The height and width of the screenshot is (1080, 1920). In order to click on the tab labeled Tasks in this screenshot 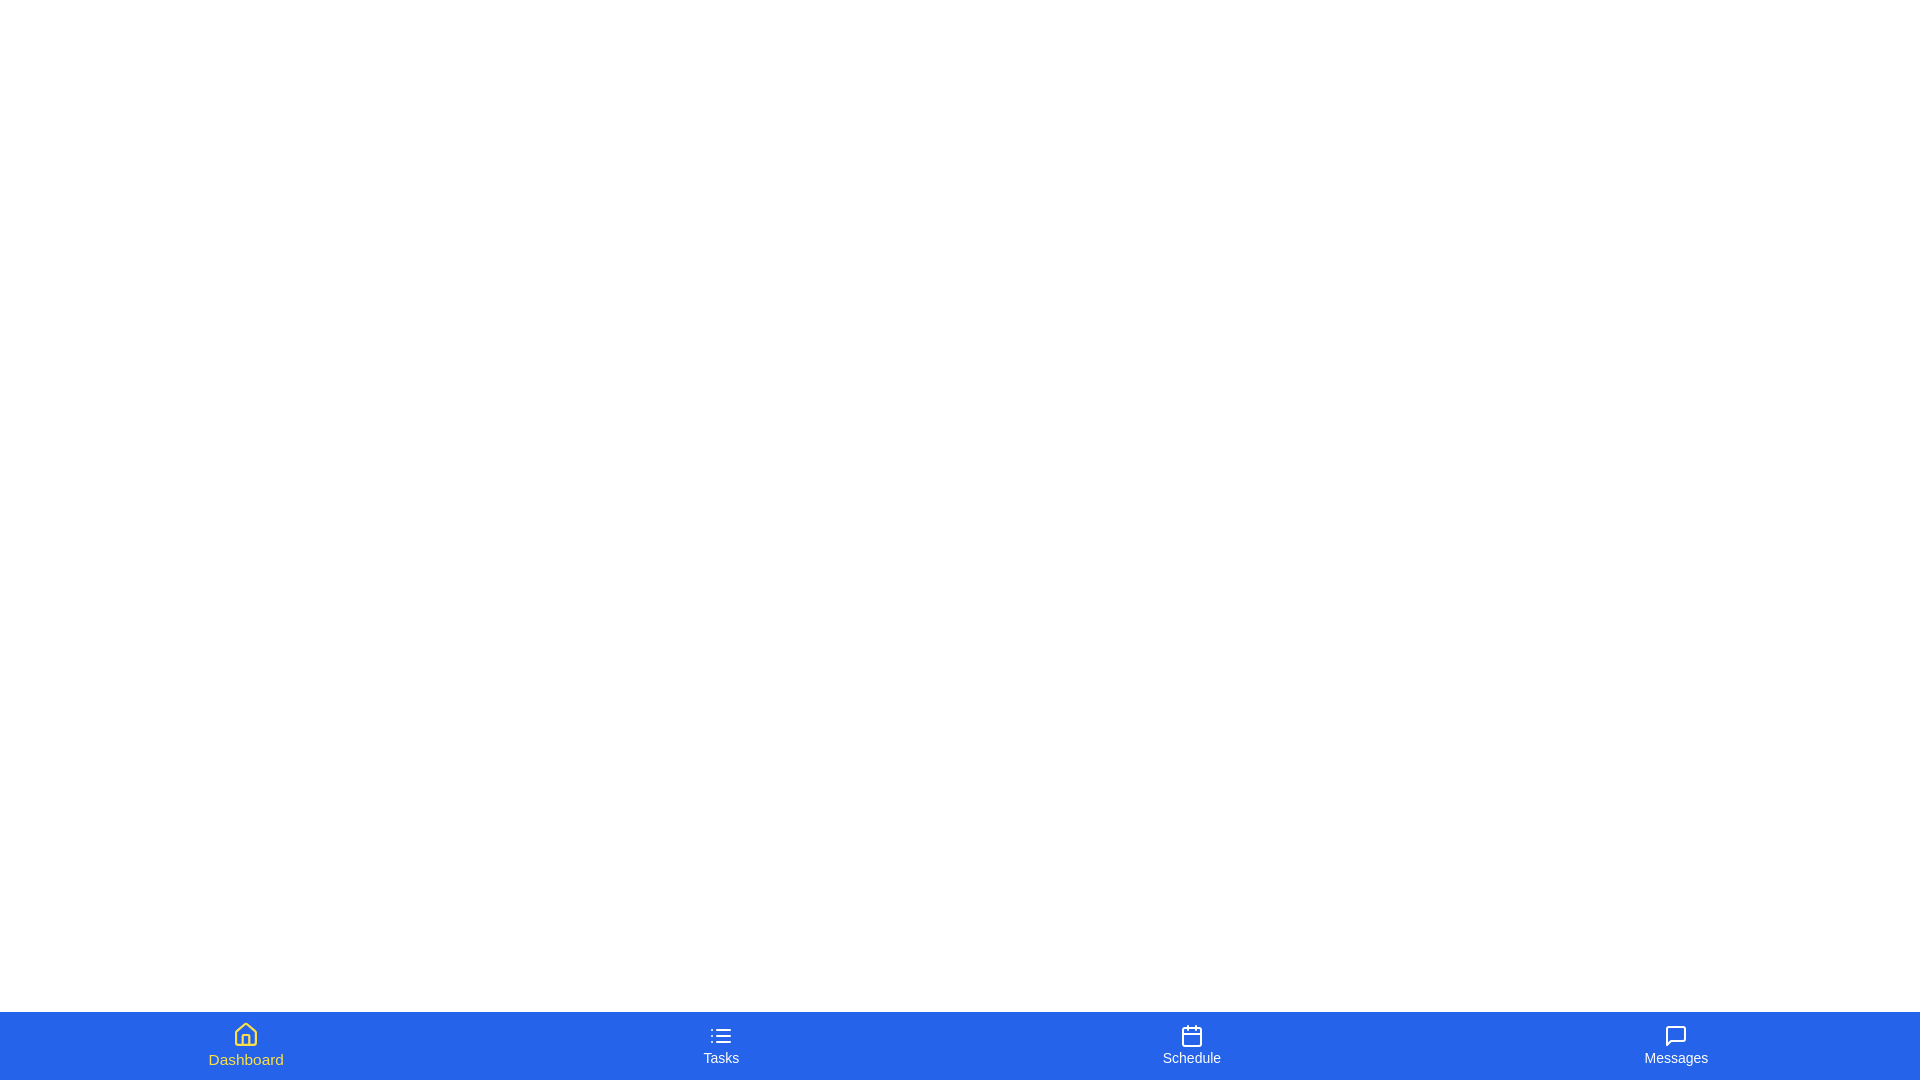, I will do `click(720, 1044)`.